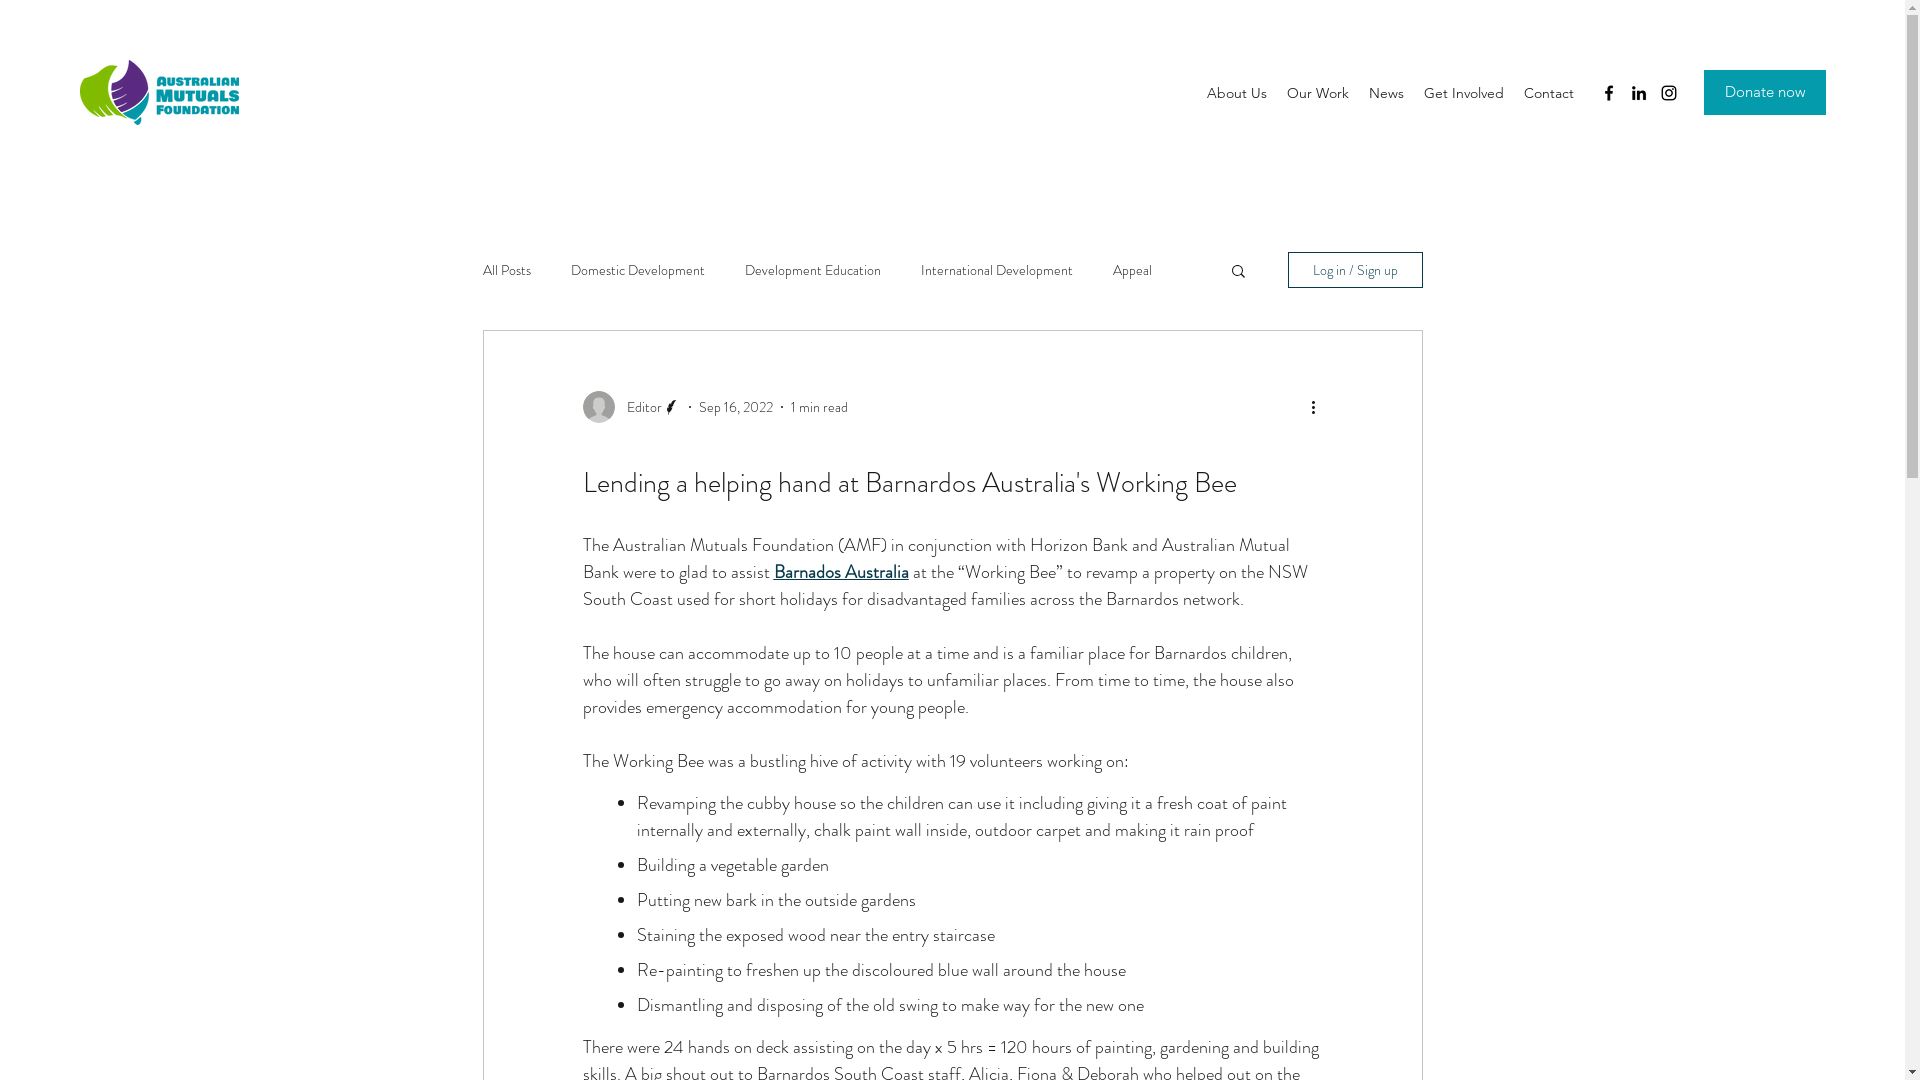  Describe the element at coordinates (1413, 92) in the screenshot. I see `'Get Involved'` at that location.